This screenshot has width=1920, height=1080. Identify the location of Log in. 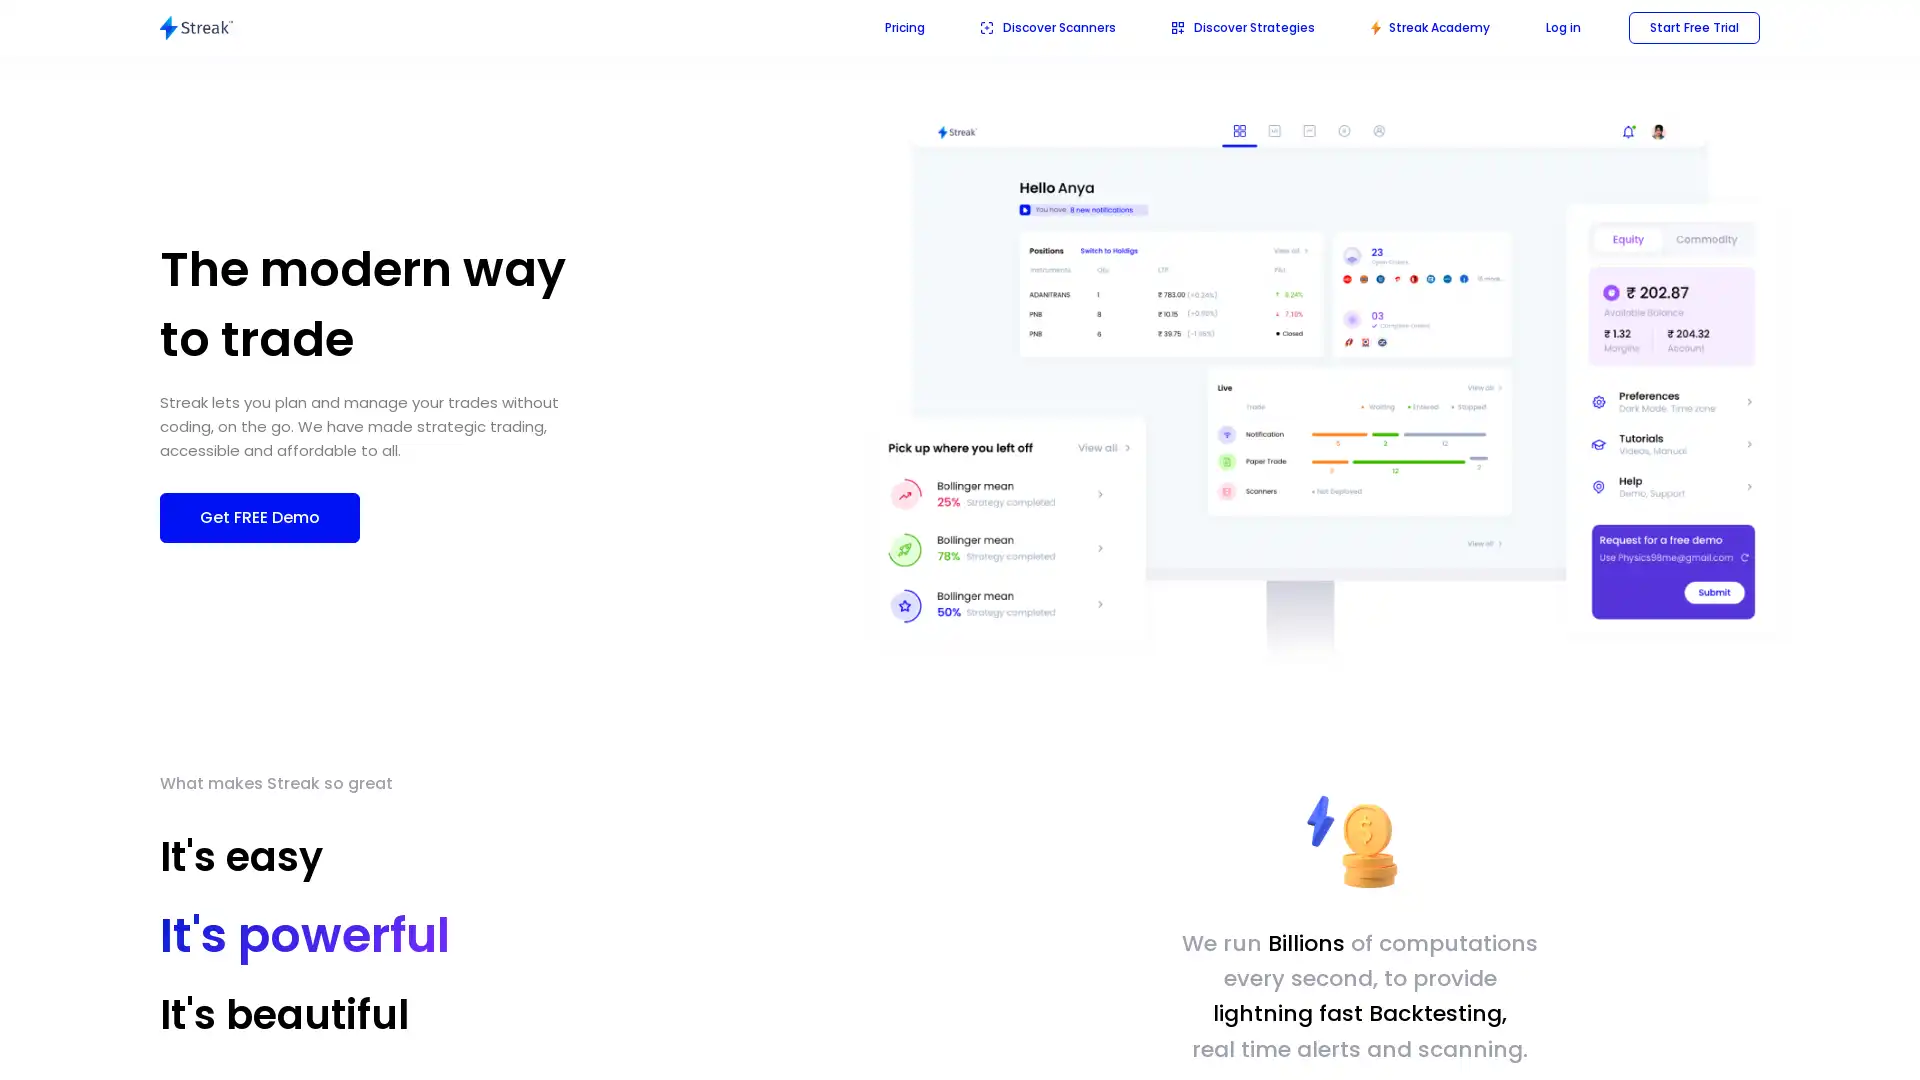
(1562, 27).